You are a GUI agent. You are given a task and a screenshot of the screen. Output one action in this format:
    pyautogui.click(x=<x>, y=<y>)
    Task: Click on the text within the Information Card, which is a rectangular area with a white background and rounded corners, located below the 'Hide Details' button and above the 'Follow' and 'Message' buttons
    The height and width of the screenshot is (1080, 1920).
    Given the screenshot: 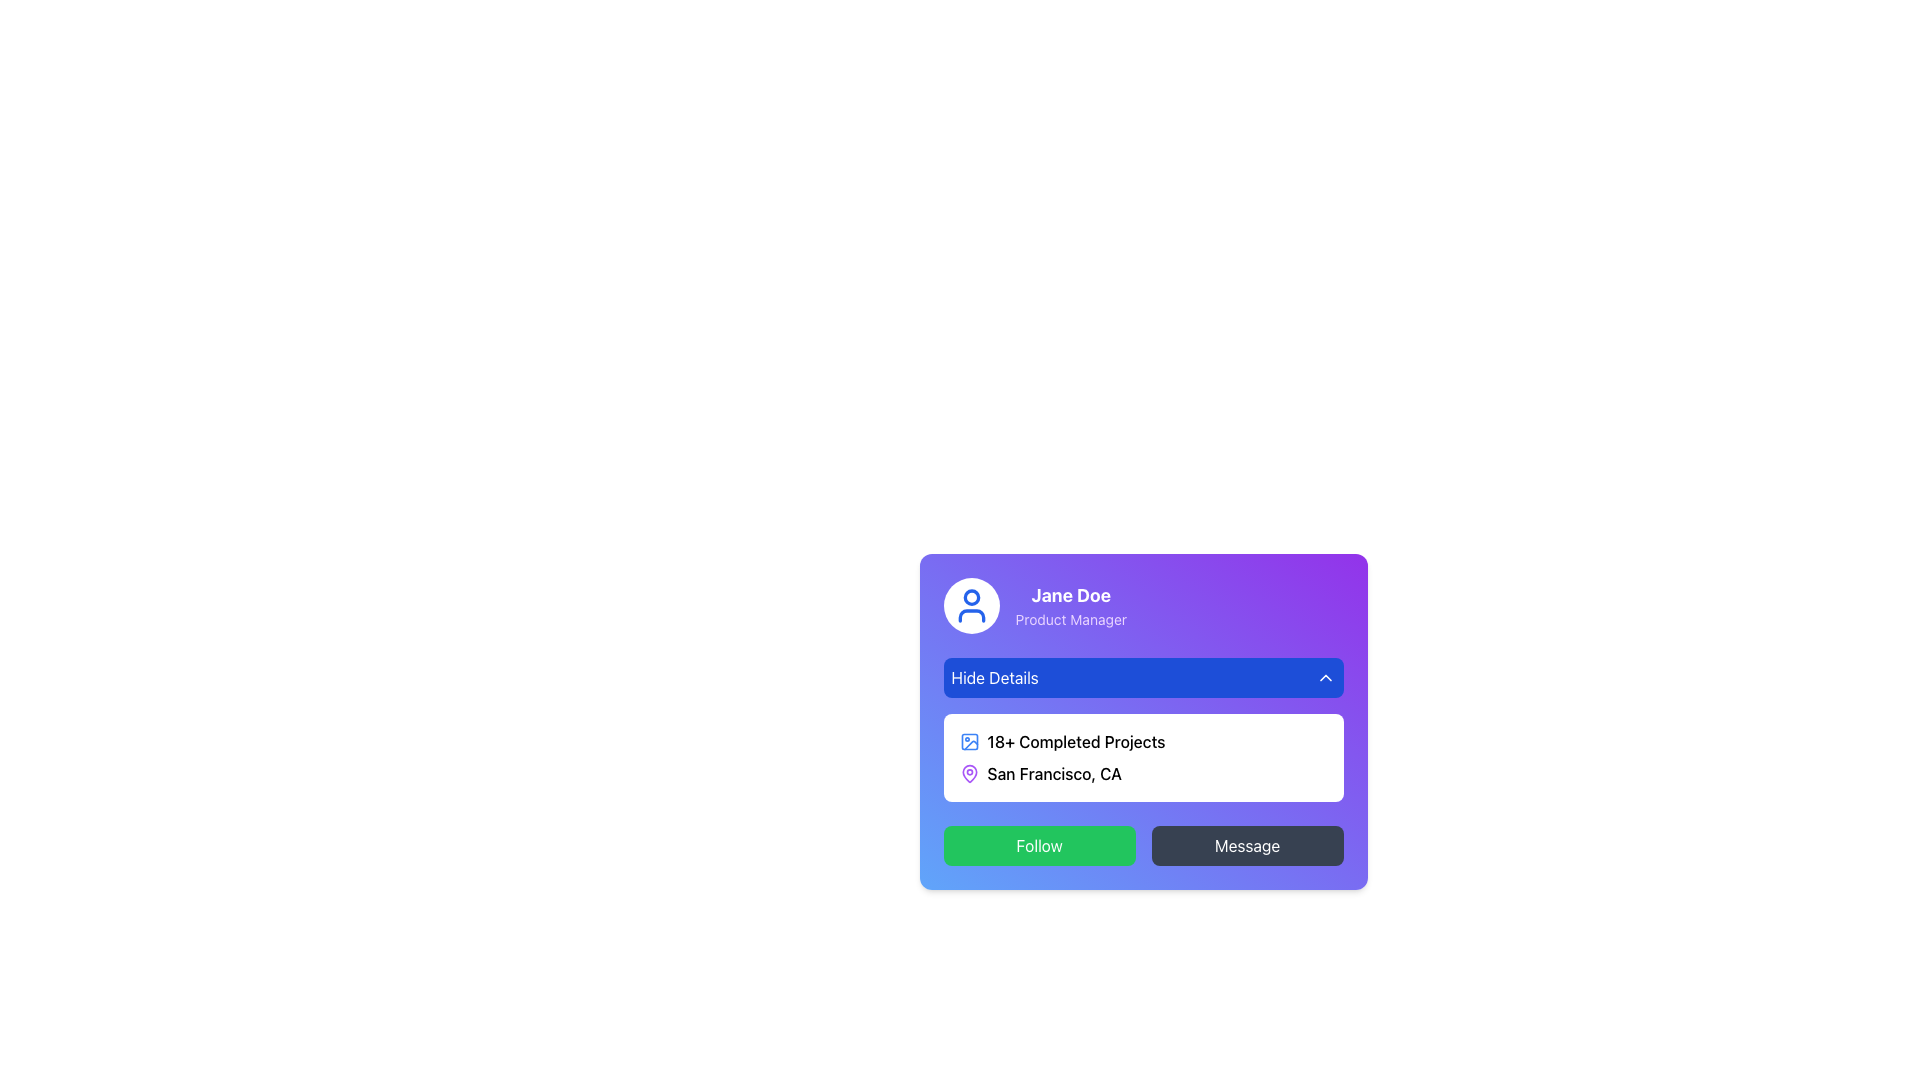 What is the action you would take?
    pyautogui.click(x=1143, y=721)
    